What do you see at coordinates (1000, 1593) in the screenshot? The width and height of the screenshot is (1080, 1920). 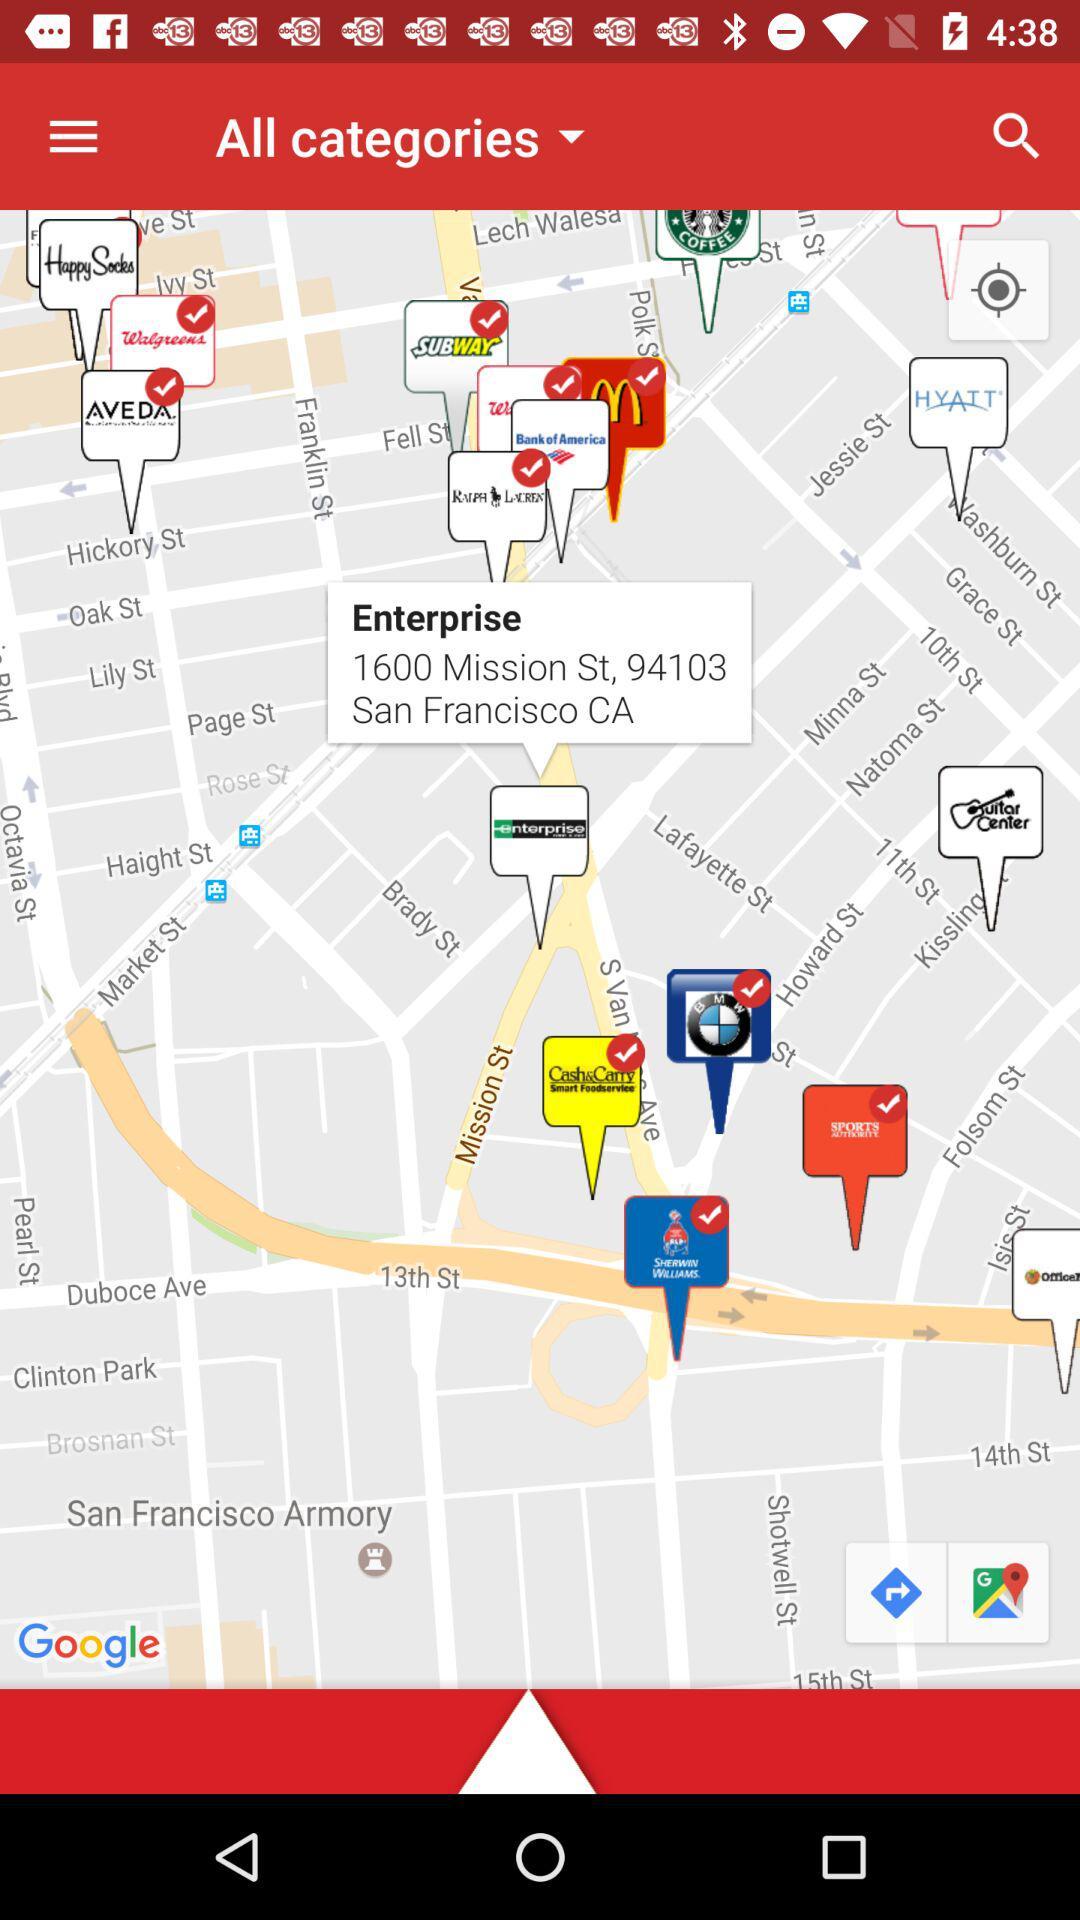 I see `the chat icon` at bounding box center [1000, 1593].